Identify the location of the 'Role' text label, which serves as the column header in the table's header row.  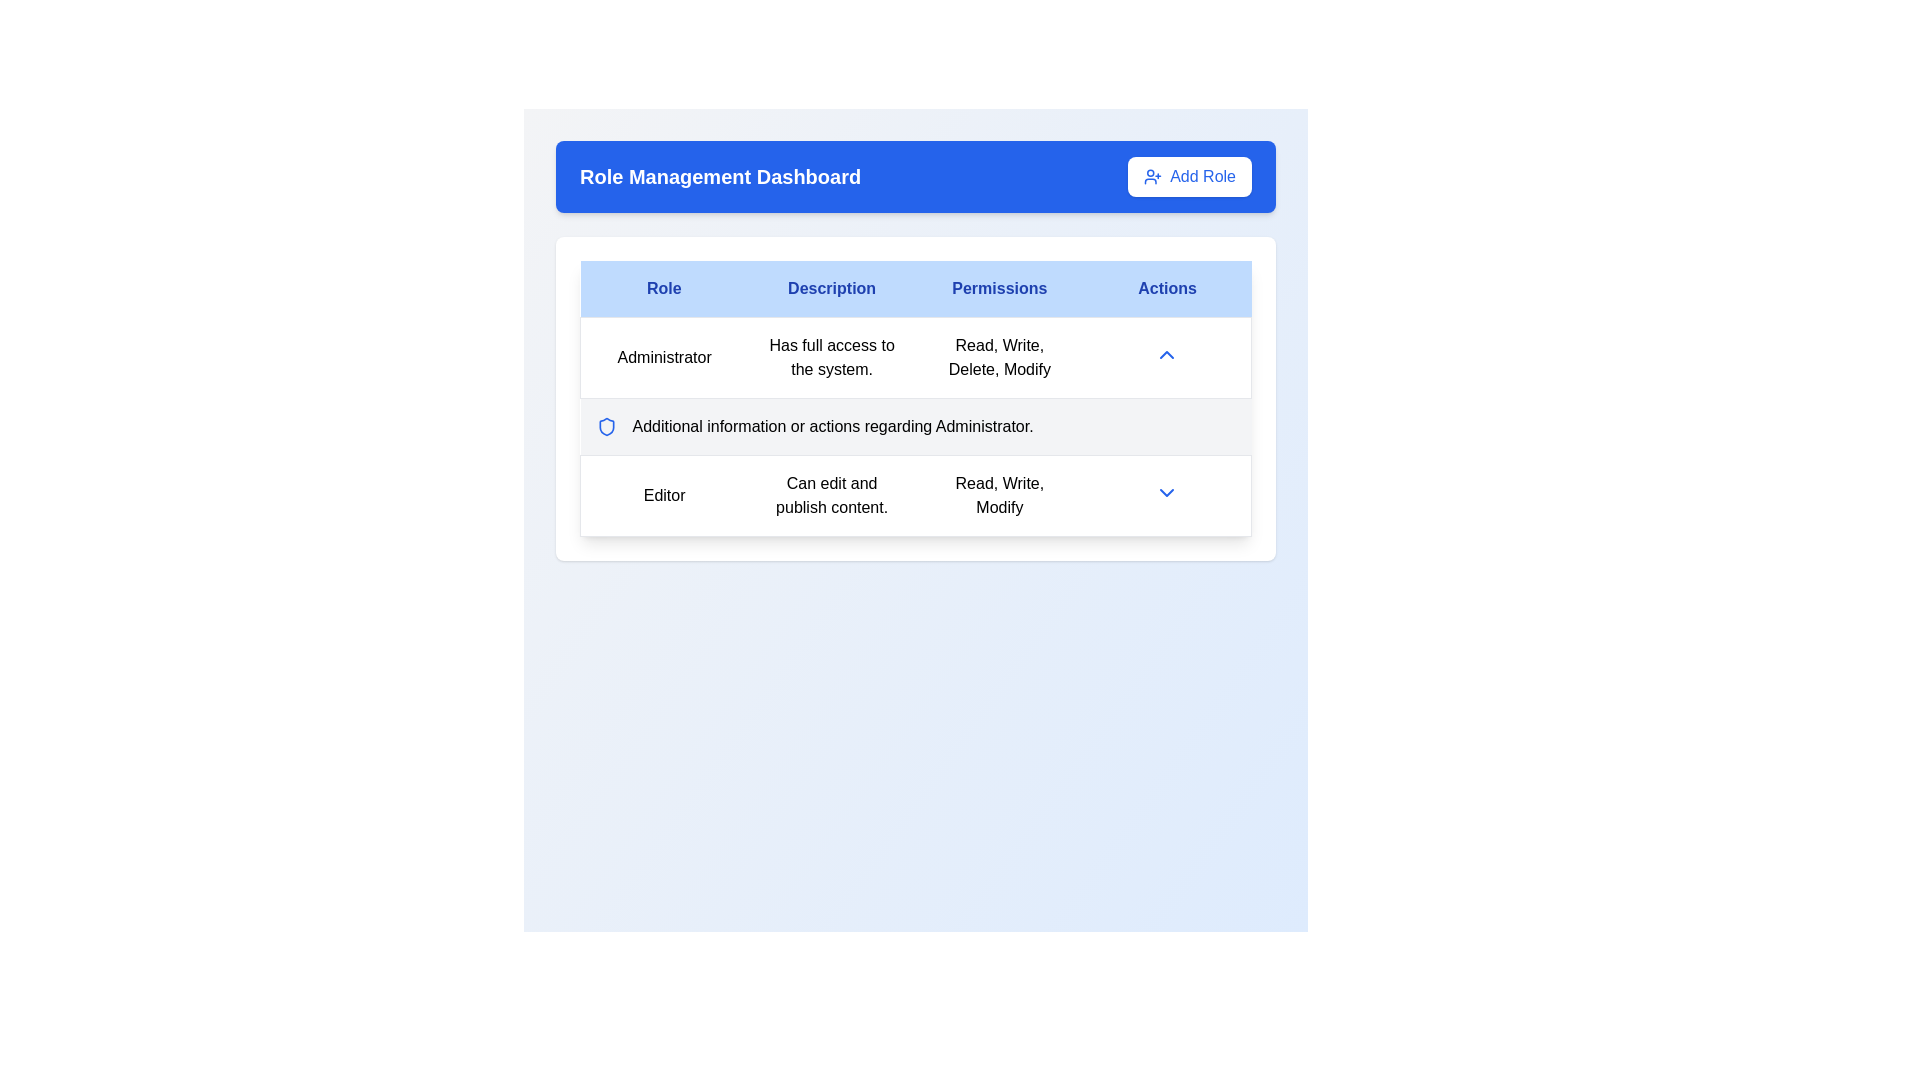
(664, 289).